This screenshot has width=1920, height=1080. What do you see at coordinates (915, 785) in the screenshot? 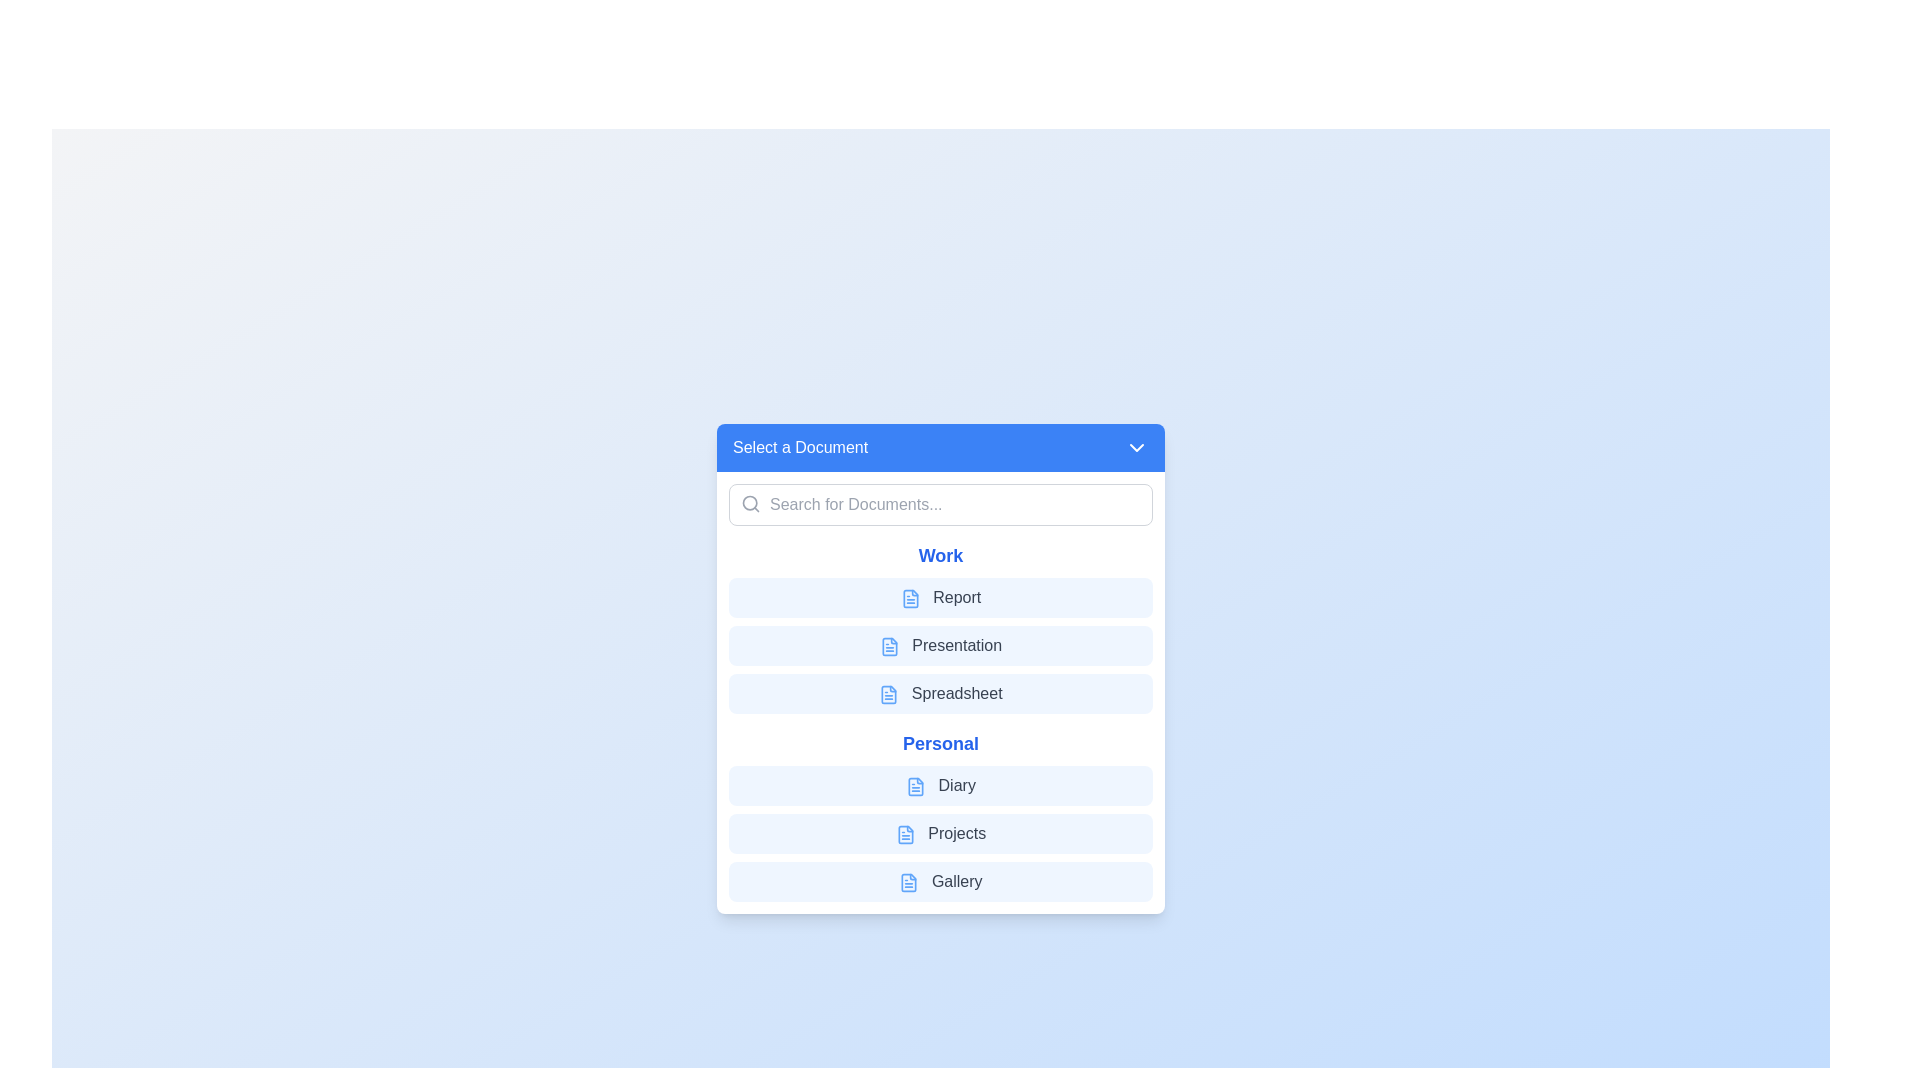
I see `the Diary icon in the Personal section of the menu` at bounding box center [915, 785].